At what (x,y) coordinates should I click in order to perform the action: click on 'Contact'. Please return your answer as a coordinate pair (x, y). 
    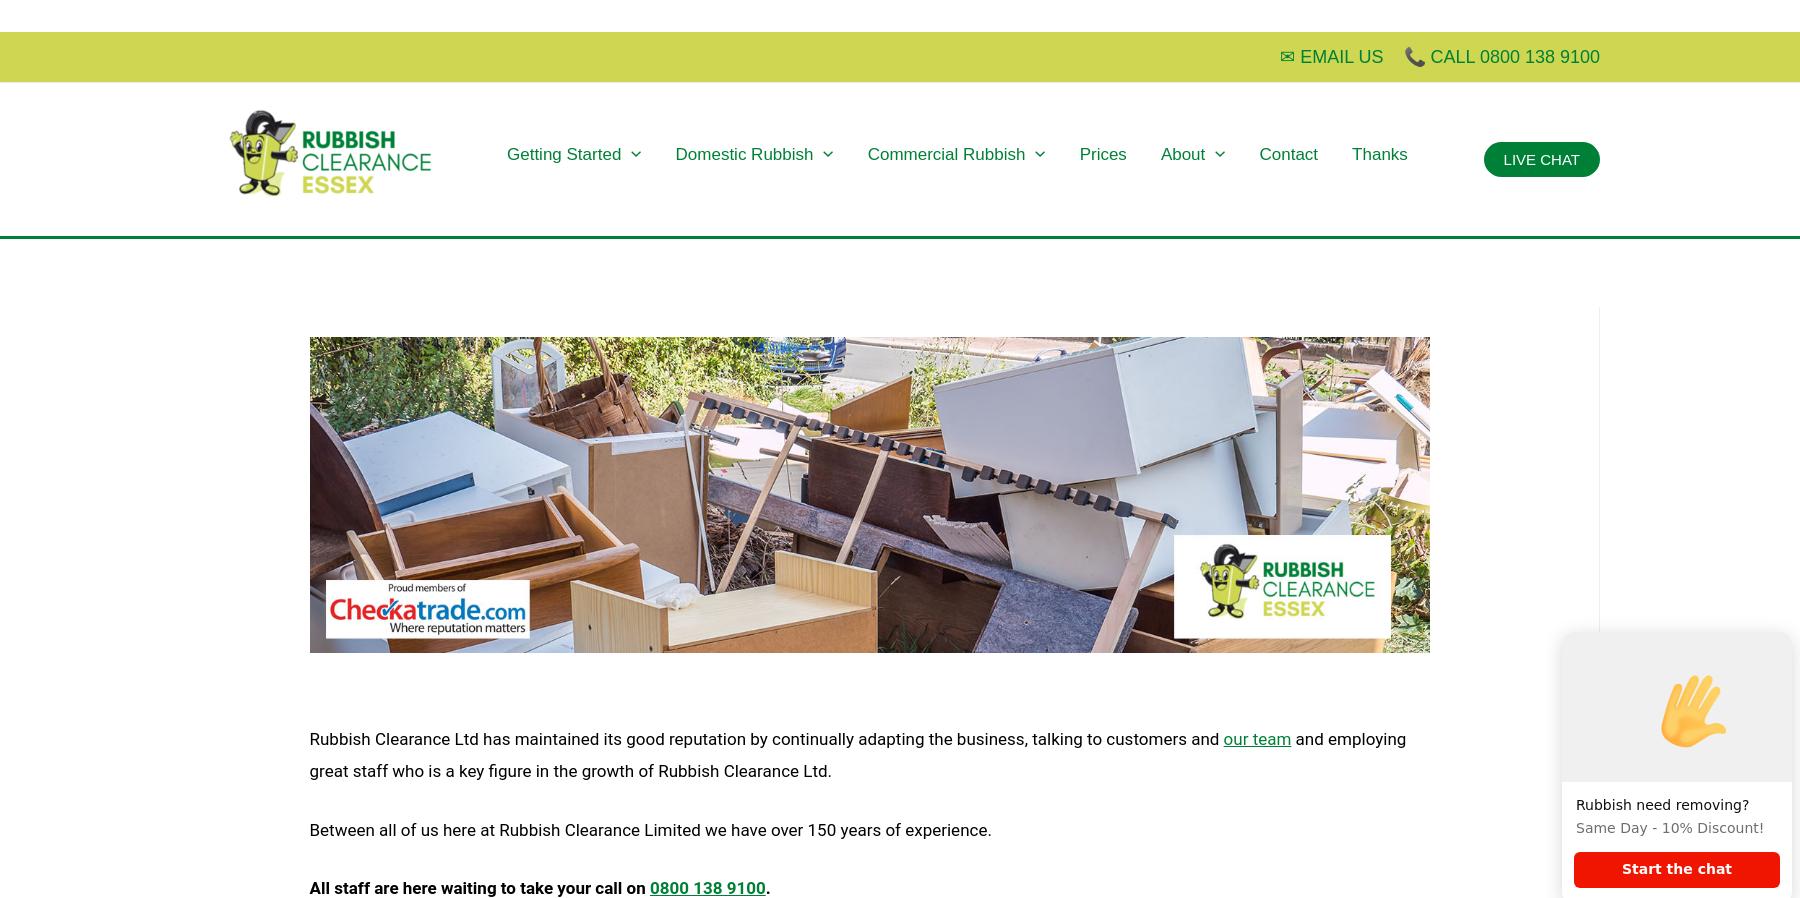
    Looking at the image, I should click on (1288, 152).